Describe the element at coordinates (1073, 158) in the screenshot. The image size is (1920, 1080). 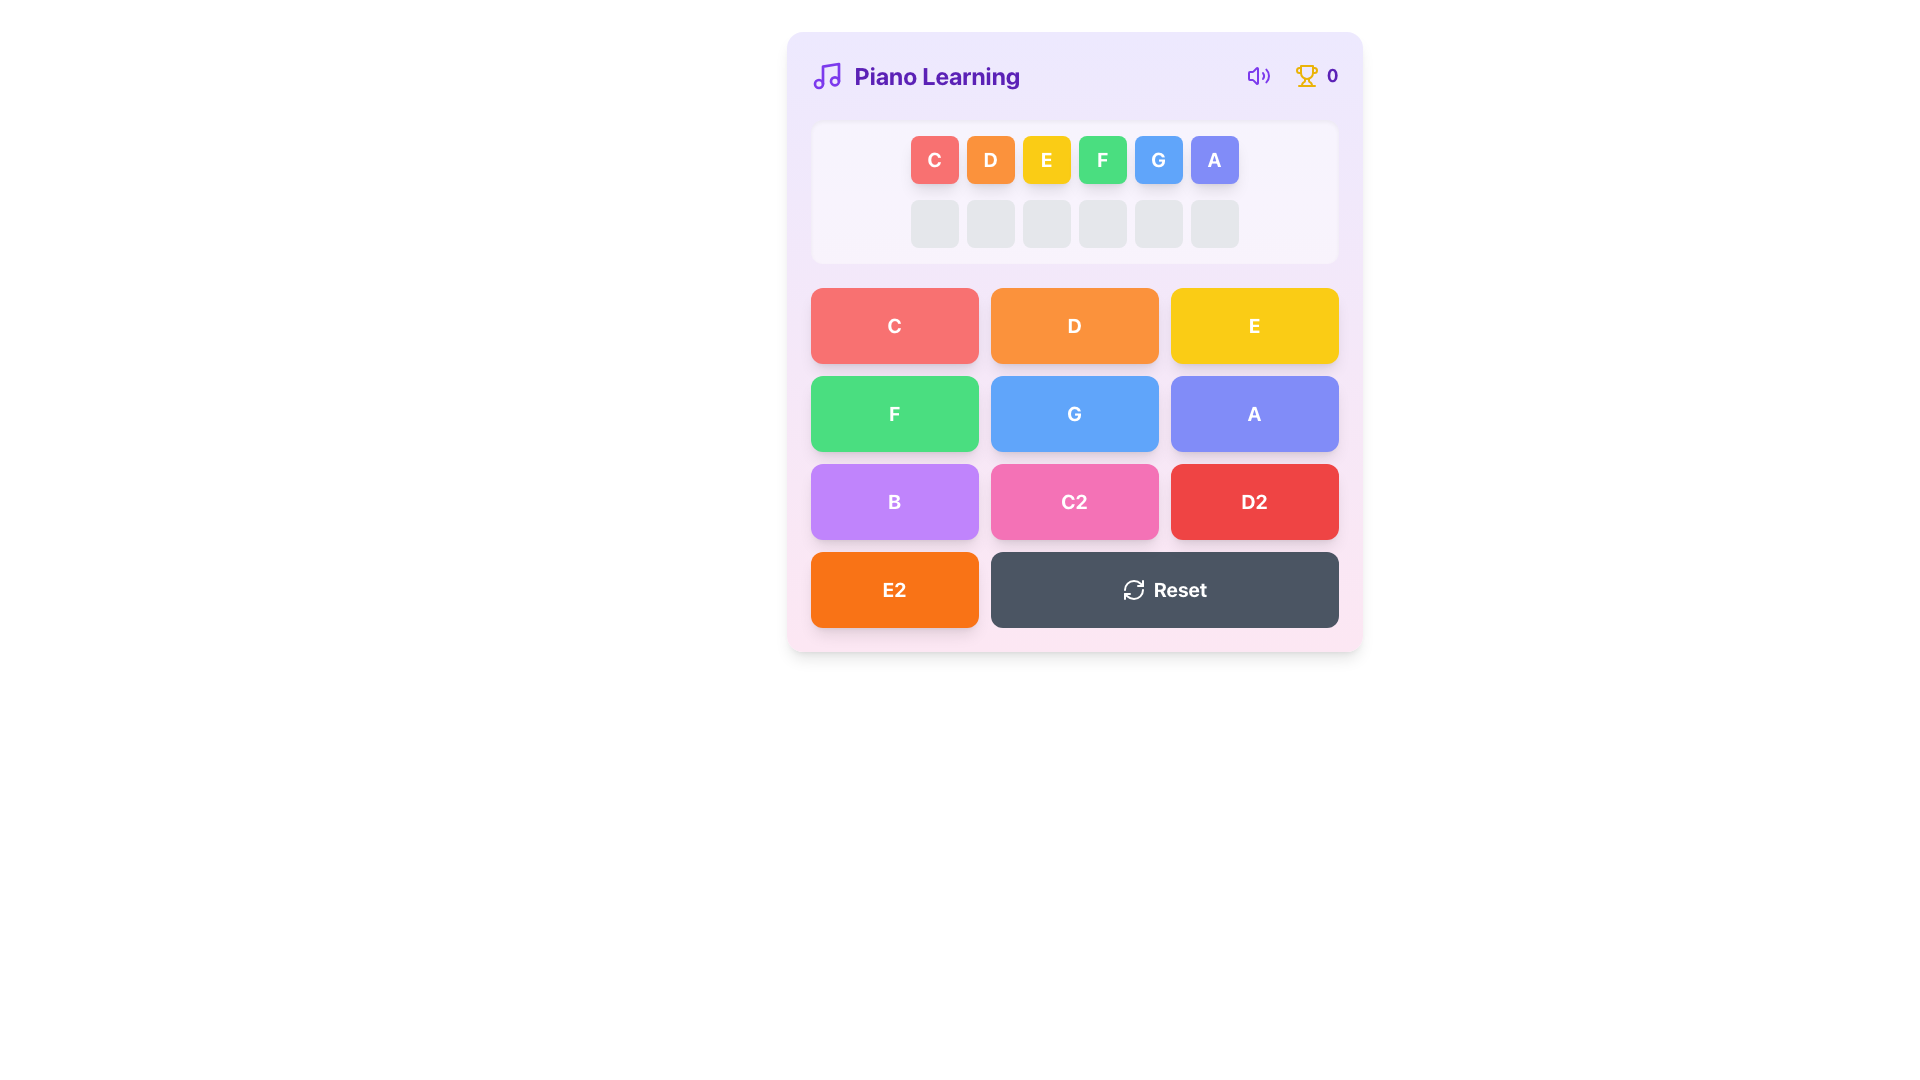
I see `the static display element featuring grouped text items that represents a sequence of musical notes, located directly under the title 'Piano Learning'` at that location.